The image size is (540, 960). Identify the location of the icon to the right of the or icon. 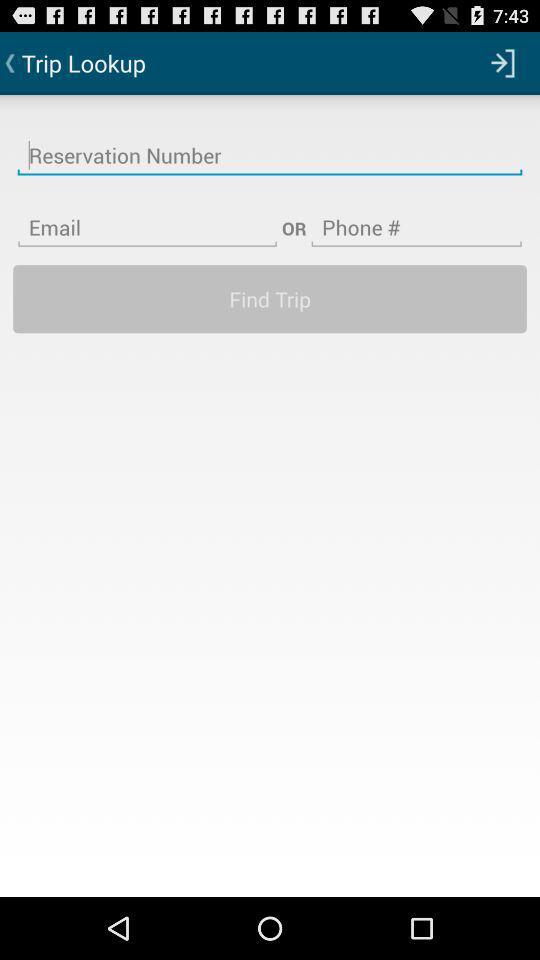
(415, 215).